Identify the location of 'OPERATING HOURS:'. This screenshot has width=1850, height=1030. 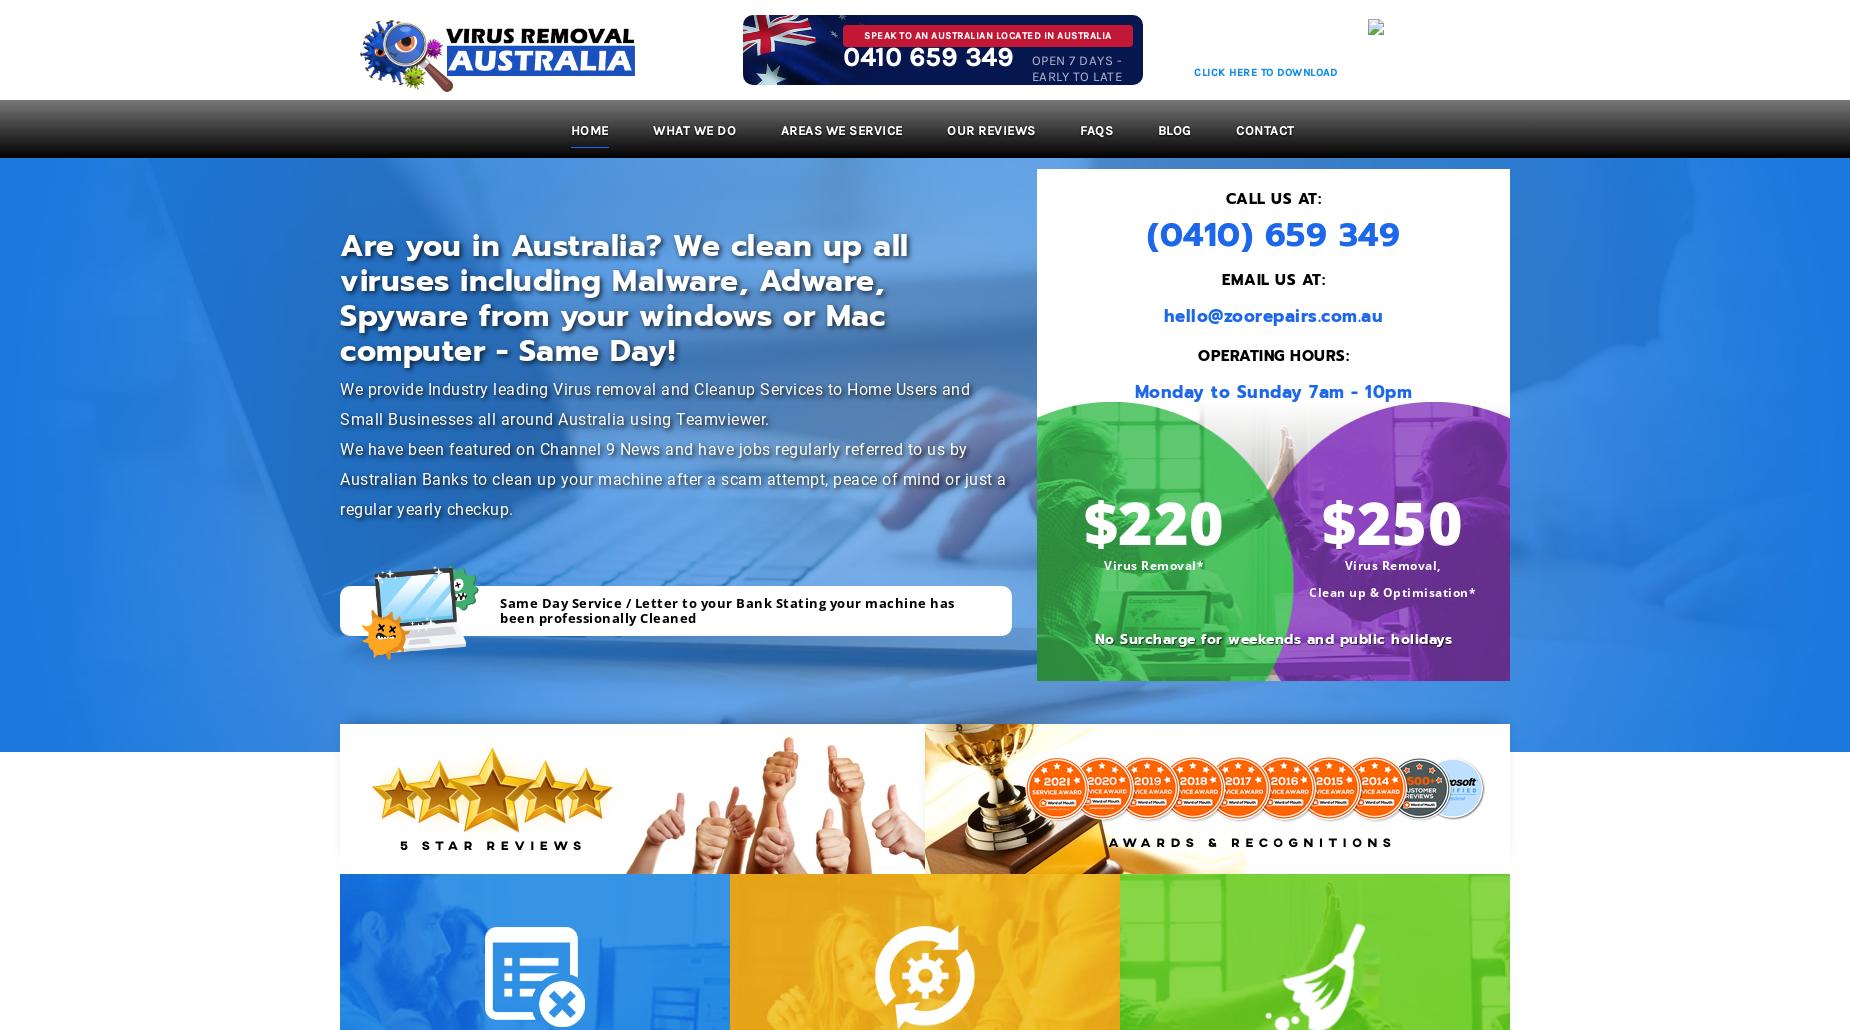
(1272, 355).